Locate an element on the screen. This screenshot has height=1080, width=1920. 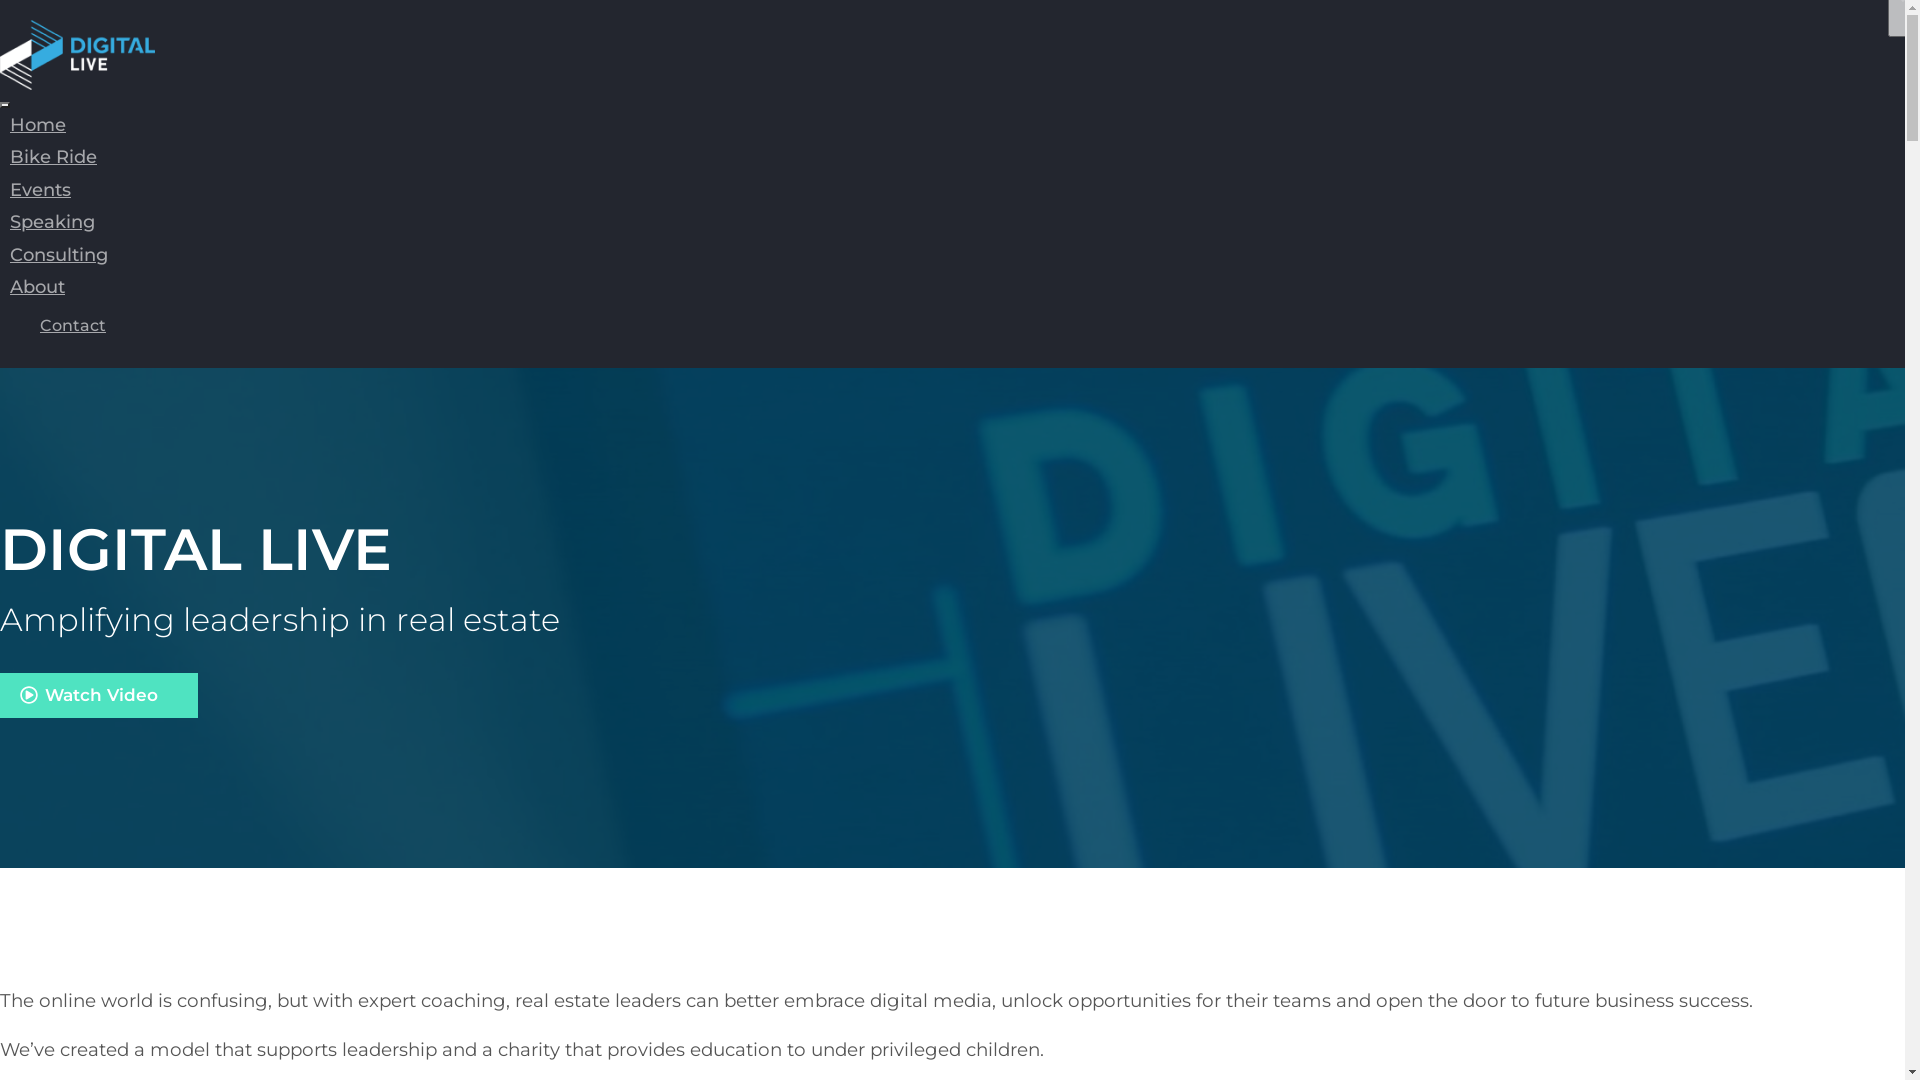
'Speaking' is located at coordinates (52, 222).